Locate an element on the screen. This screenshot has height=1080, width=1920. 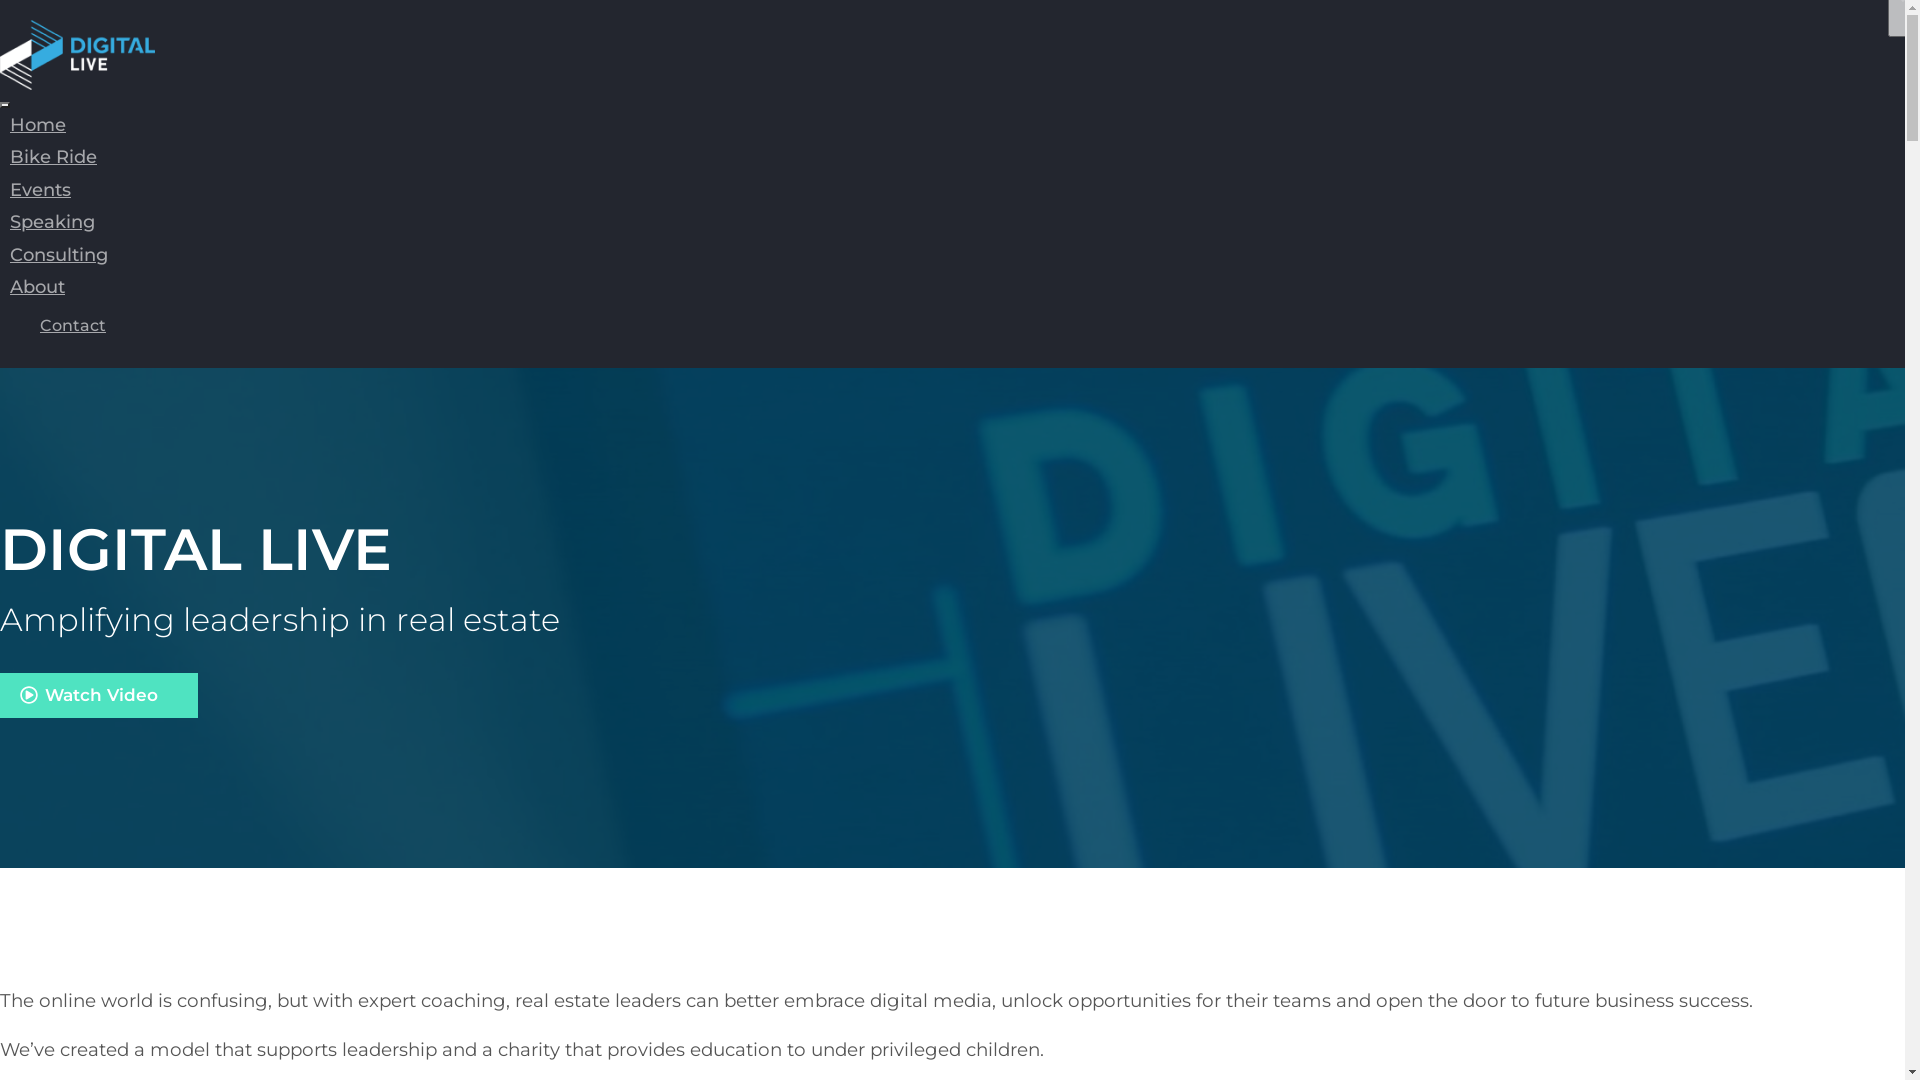
'Speaking' is located at coordinates (52, 222).